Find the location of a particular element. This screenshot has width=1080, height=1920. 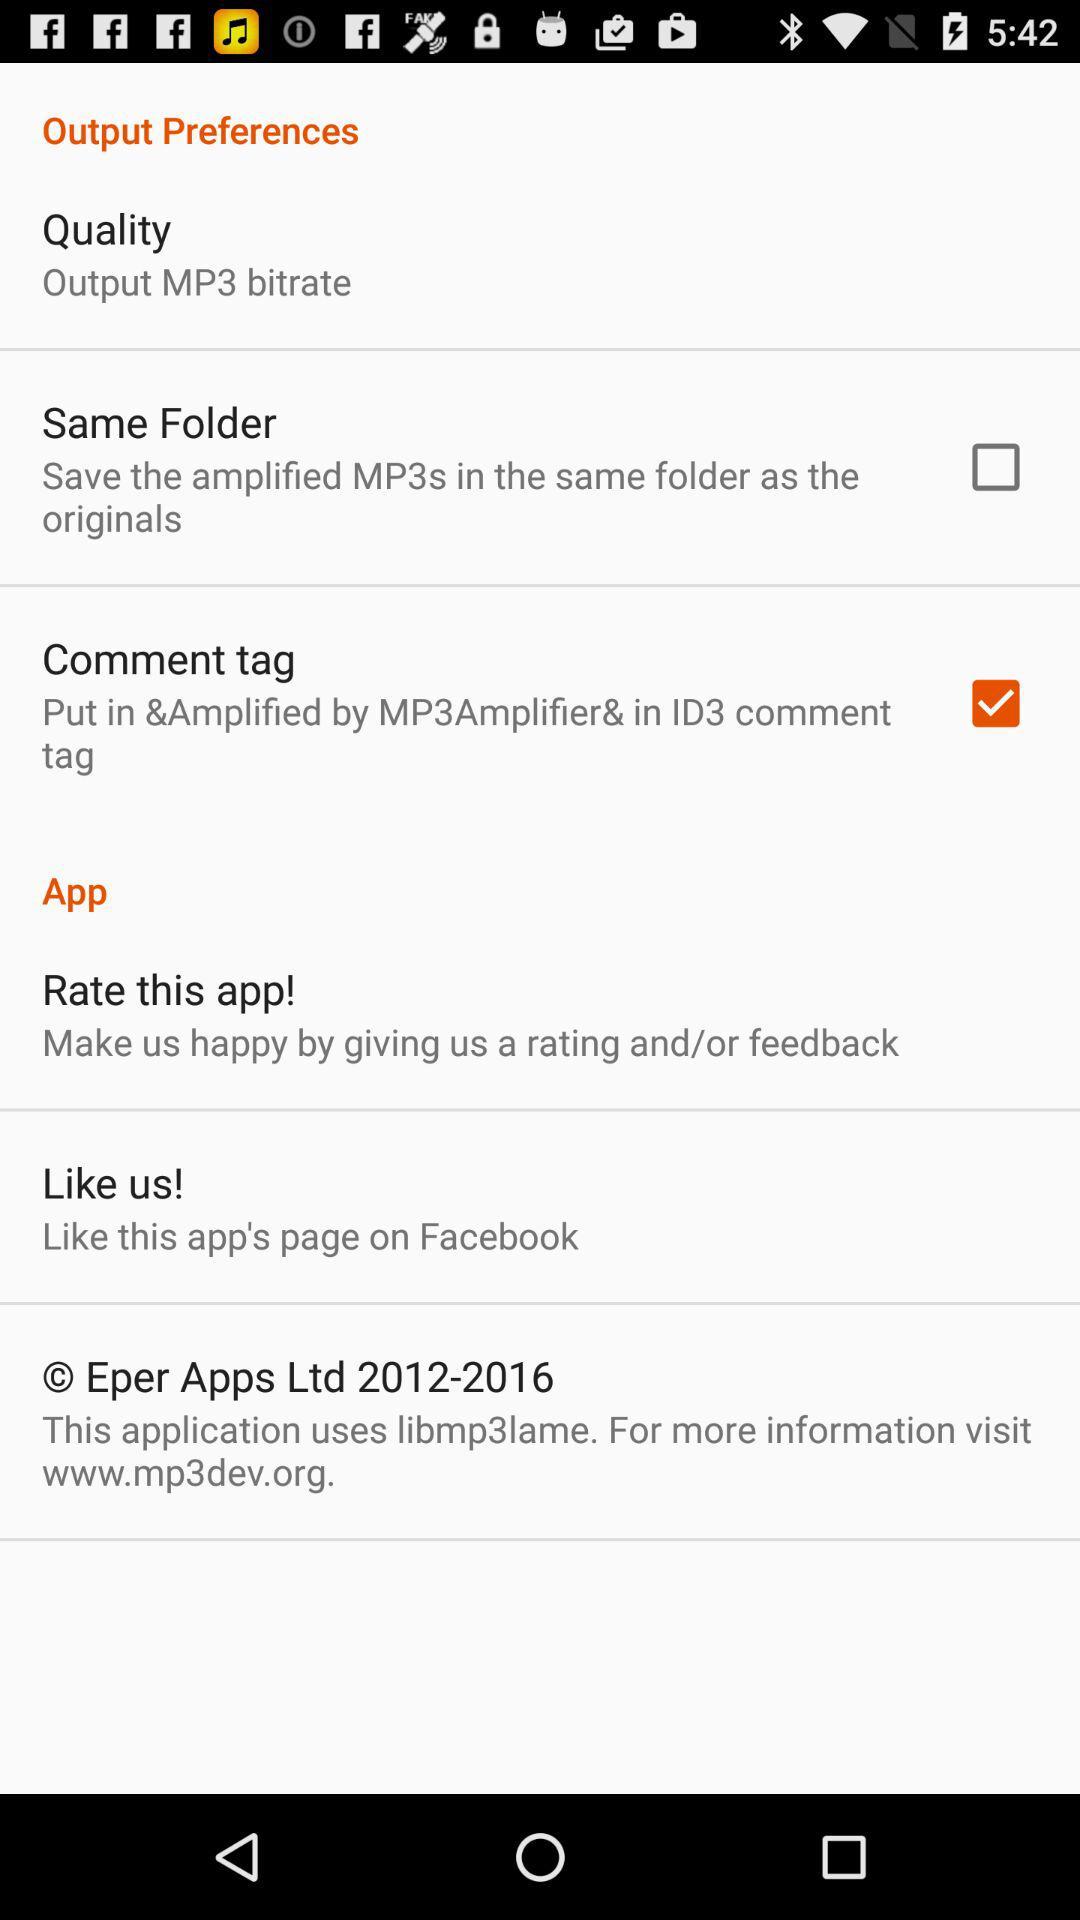

quality icon is located at coordinates (106, 228).